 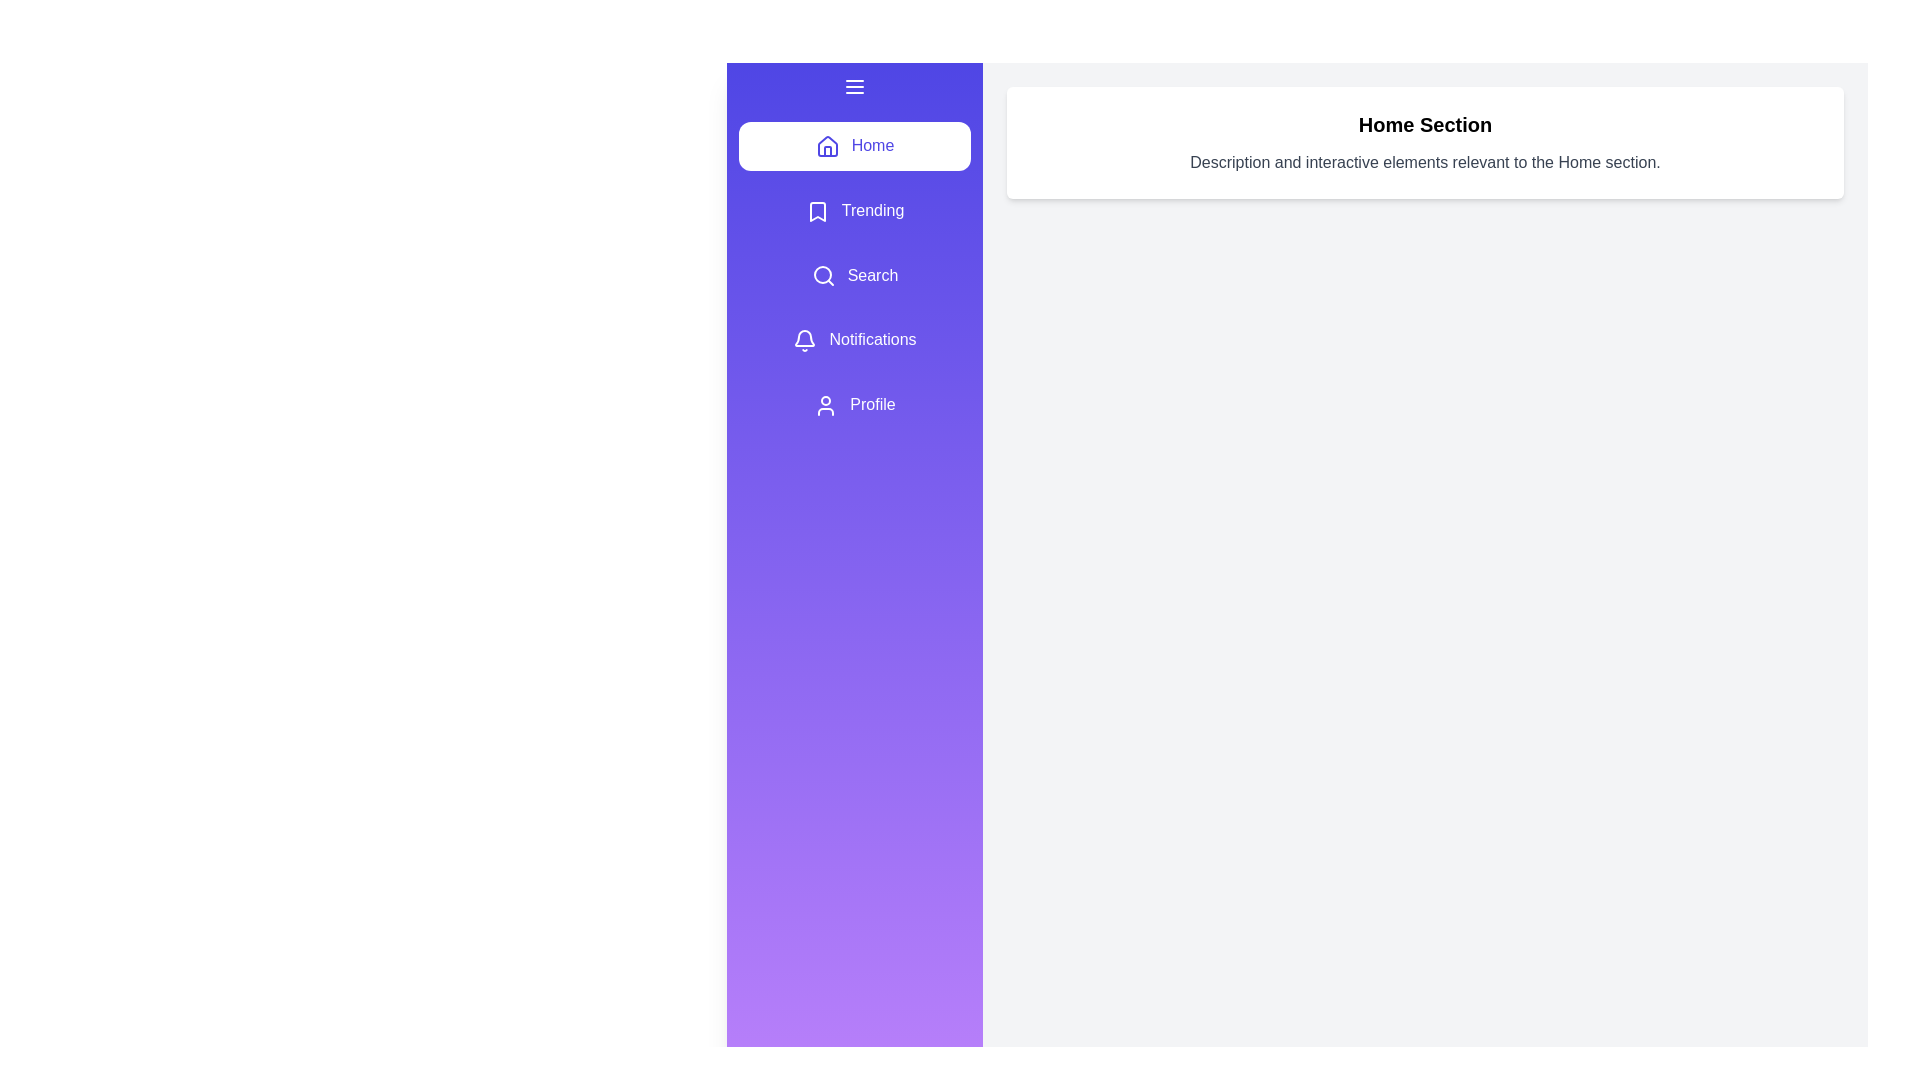 What do you see at coordinates (854, 86) in the screenshot?
I see `the menu icon to toggle the sidebar visibility` at bounding box center [854, 86].